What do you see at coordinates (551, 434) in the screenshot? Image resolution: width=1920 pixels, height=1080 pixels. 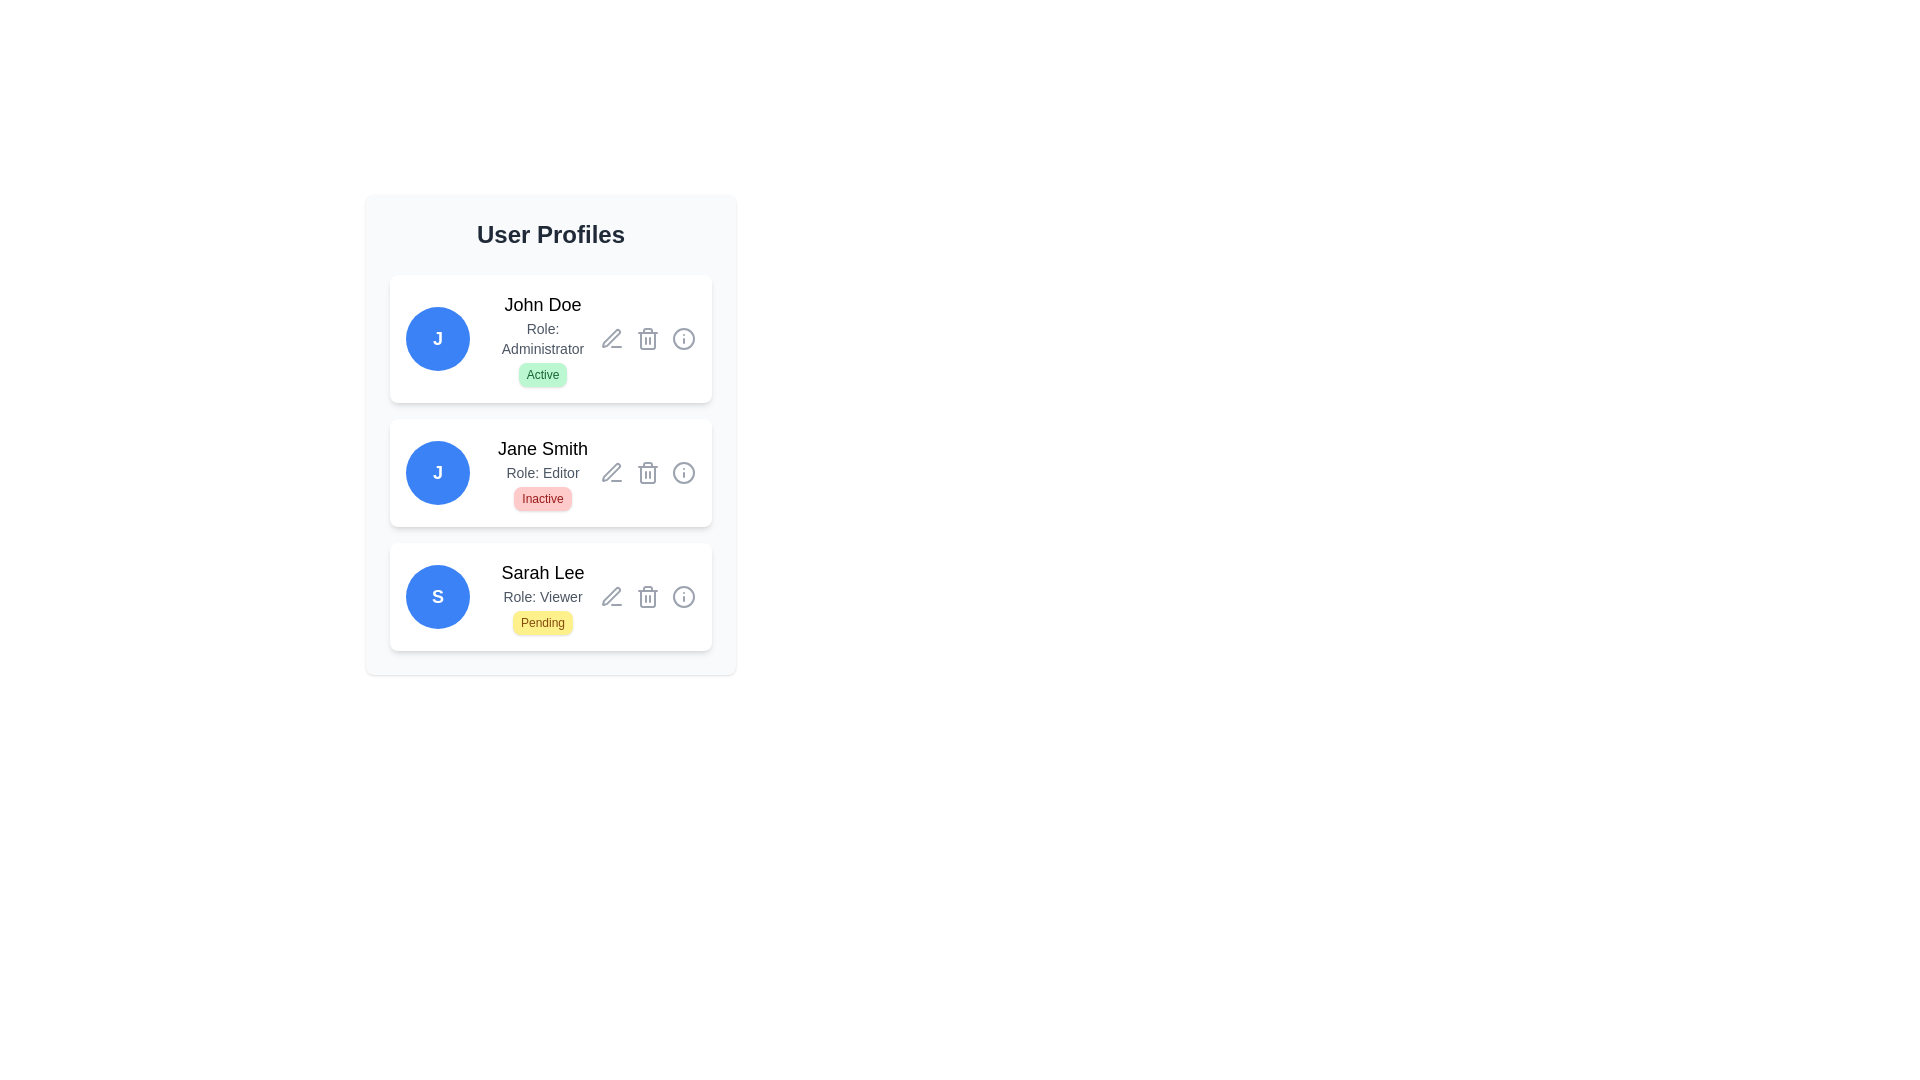 I see `the edit icon on the User Profile Card for 'Jane Smith', which is the second card in the list of user profiles, to modify the user's details` at bounding box center [551, 434].